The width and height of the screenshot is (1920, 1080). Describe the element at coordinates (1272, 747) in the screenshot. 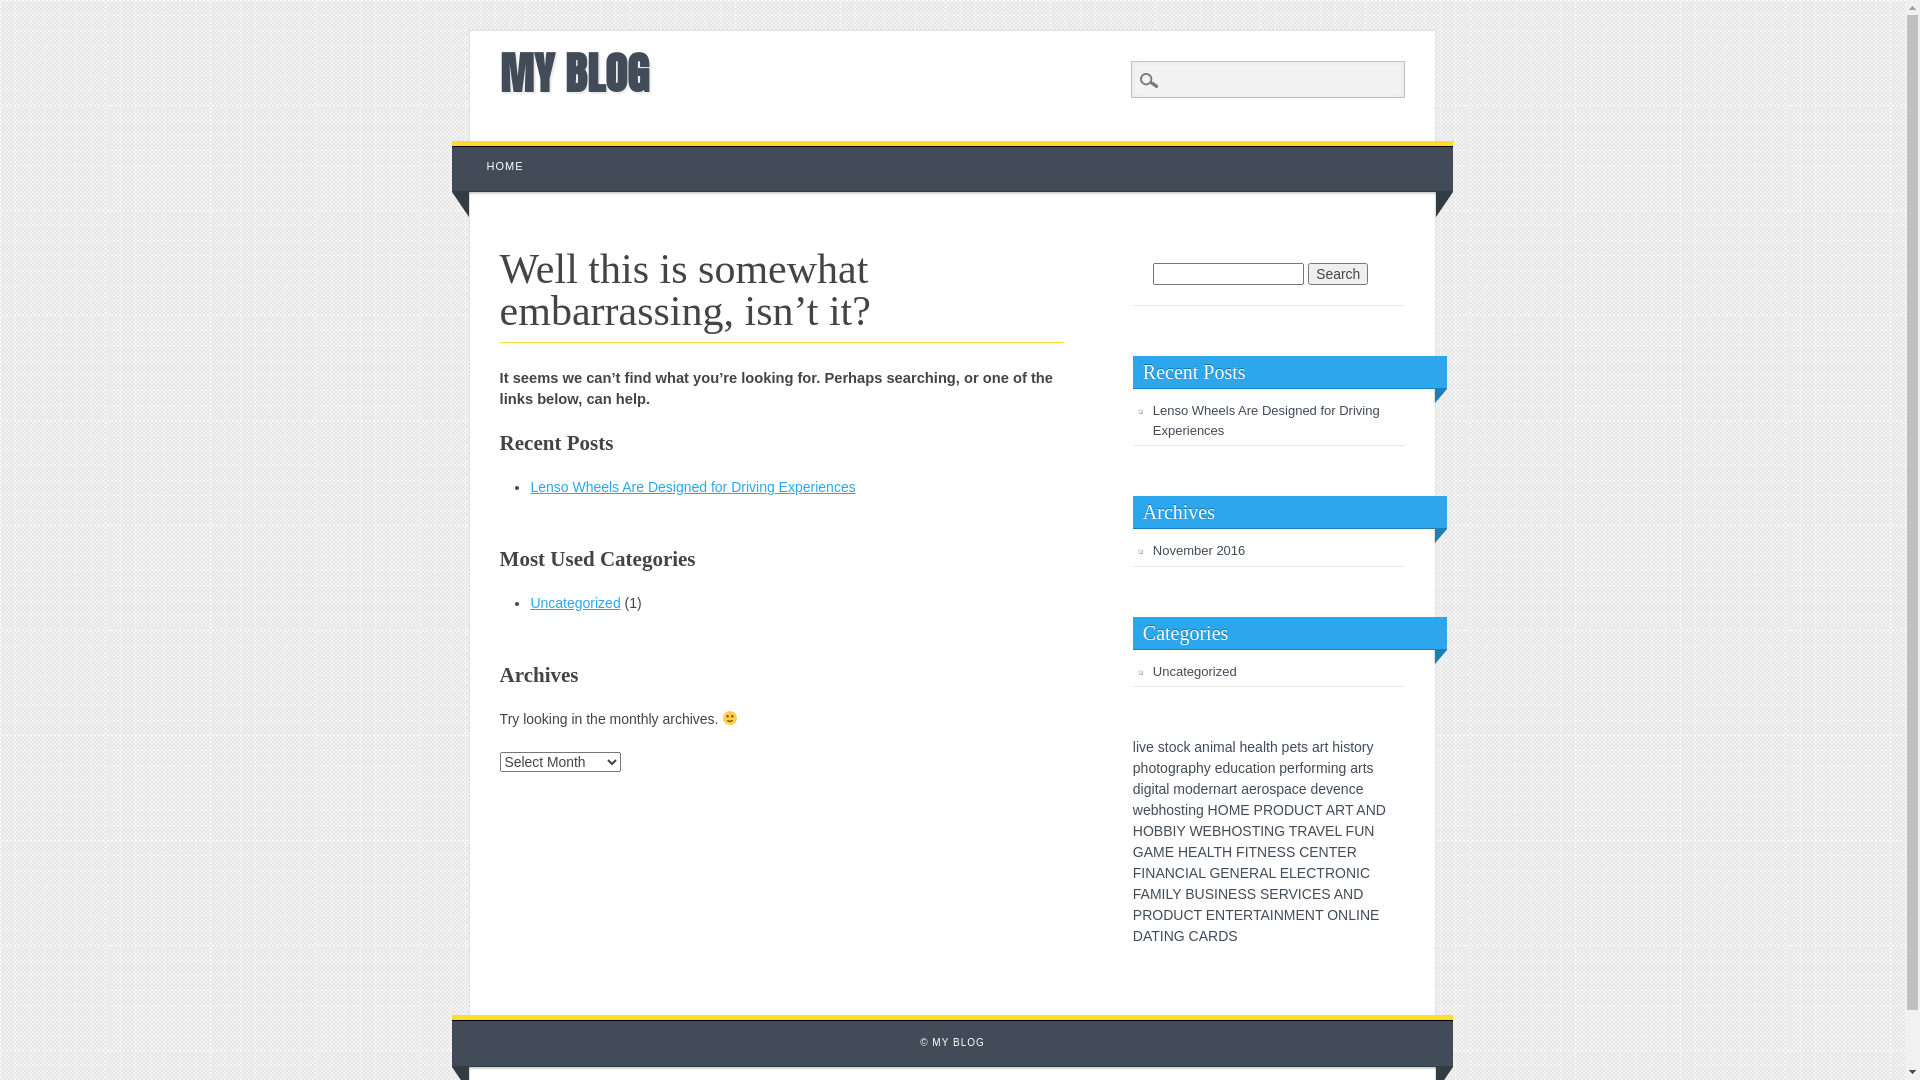

I see `'h'` at that location.